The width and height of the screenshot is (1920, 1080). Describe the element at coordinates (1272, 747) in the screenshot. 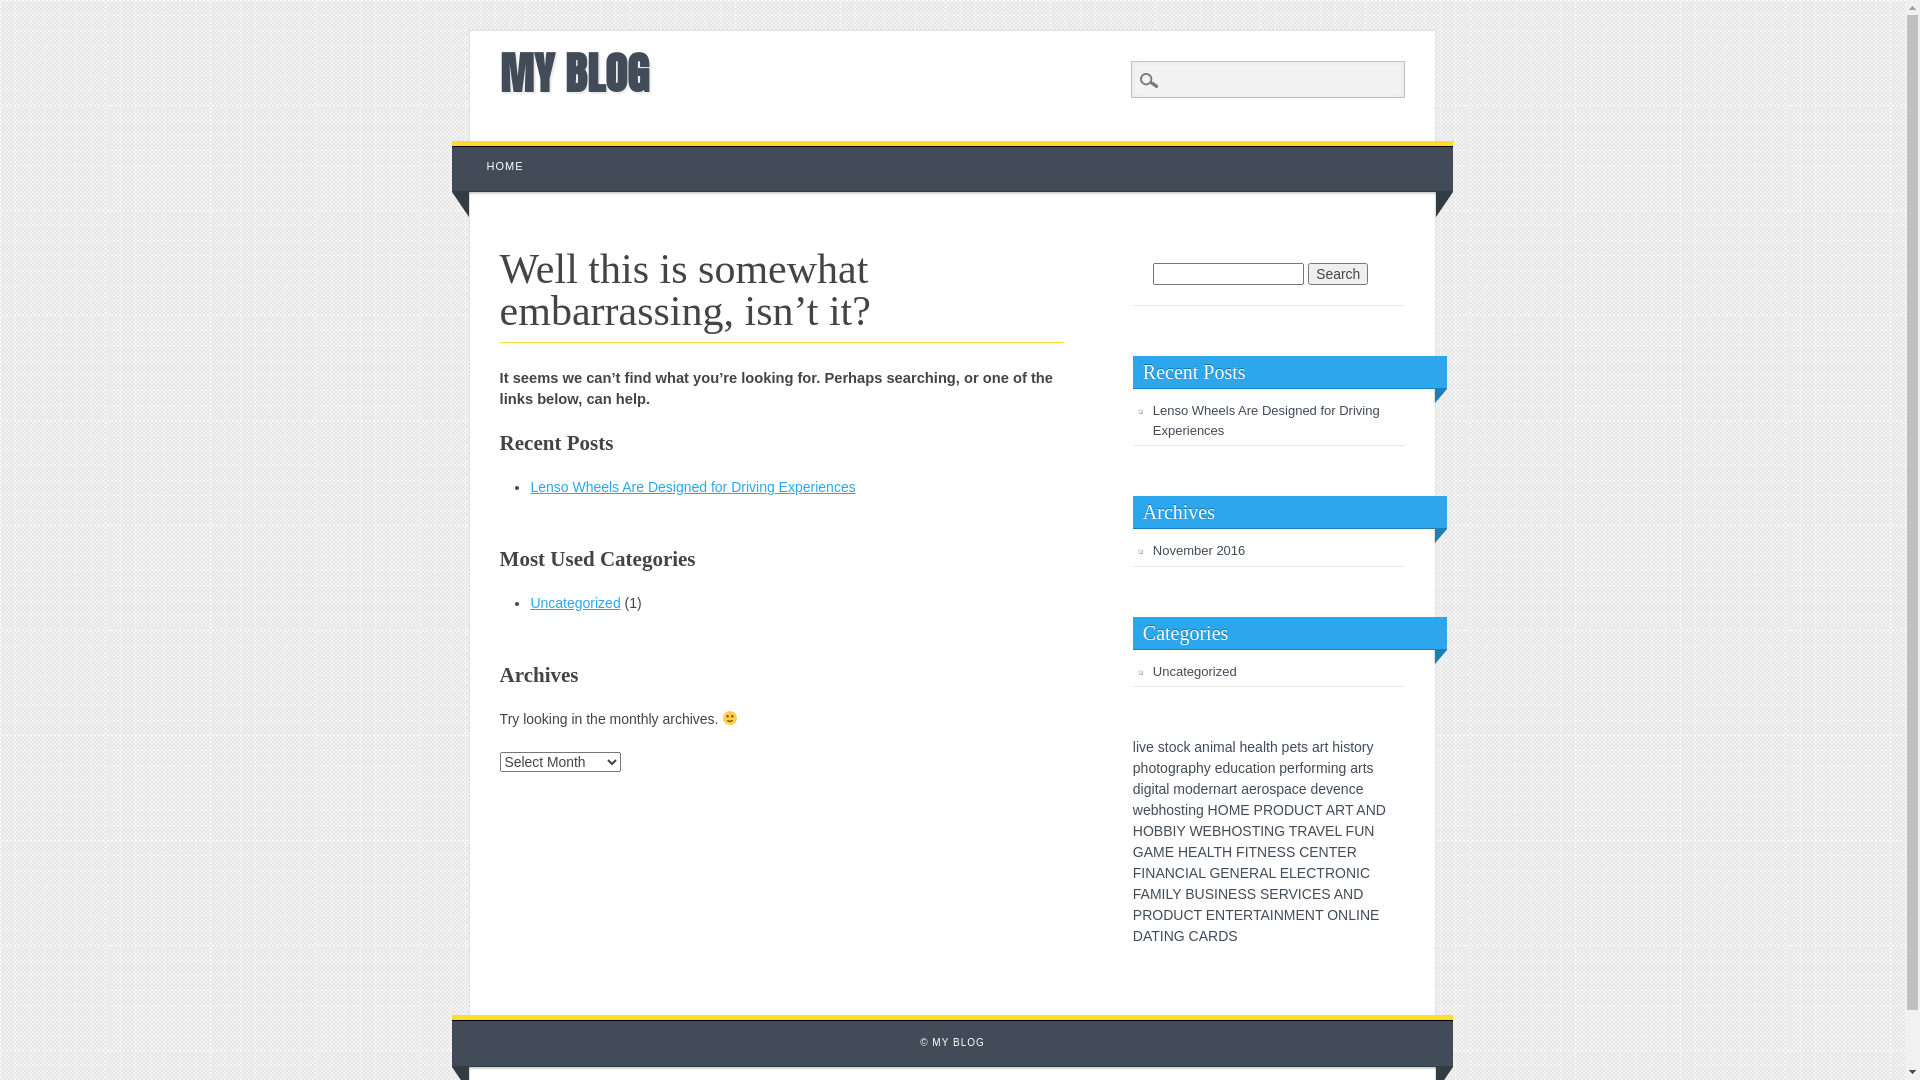

I see `'h'` at that location.